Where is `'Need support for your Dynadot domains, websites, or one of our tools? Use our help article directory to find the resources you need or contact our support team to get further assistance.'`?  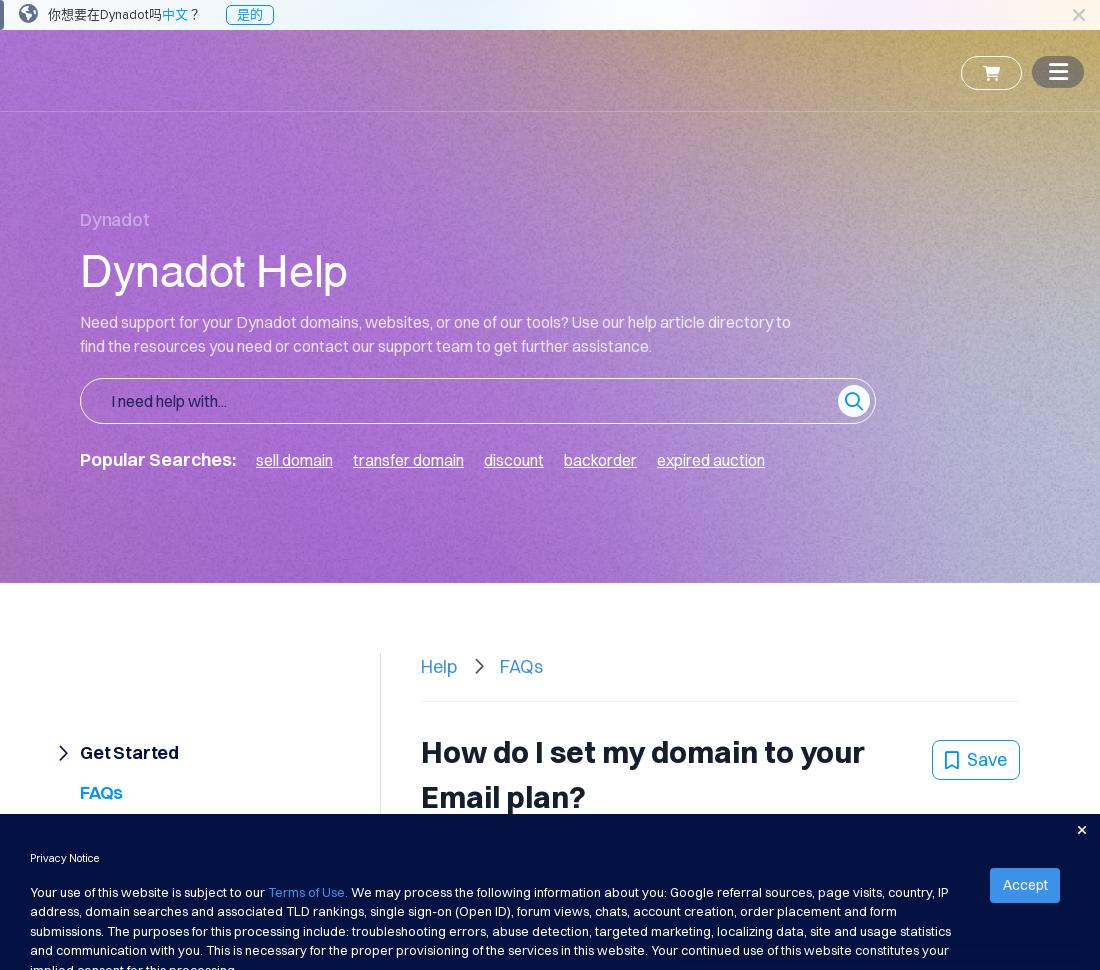 'Need support for your Dynadot domains, websites, or one of our tools? Use our help article directory to find the resources you need or contact our support team to get further assistance.' is located at coordinates (434, 333).